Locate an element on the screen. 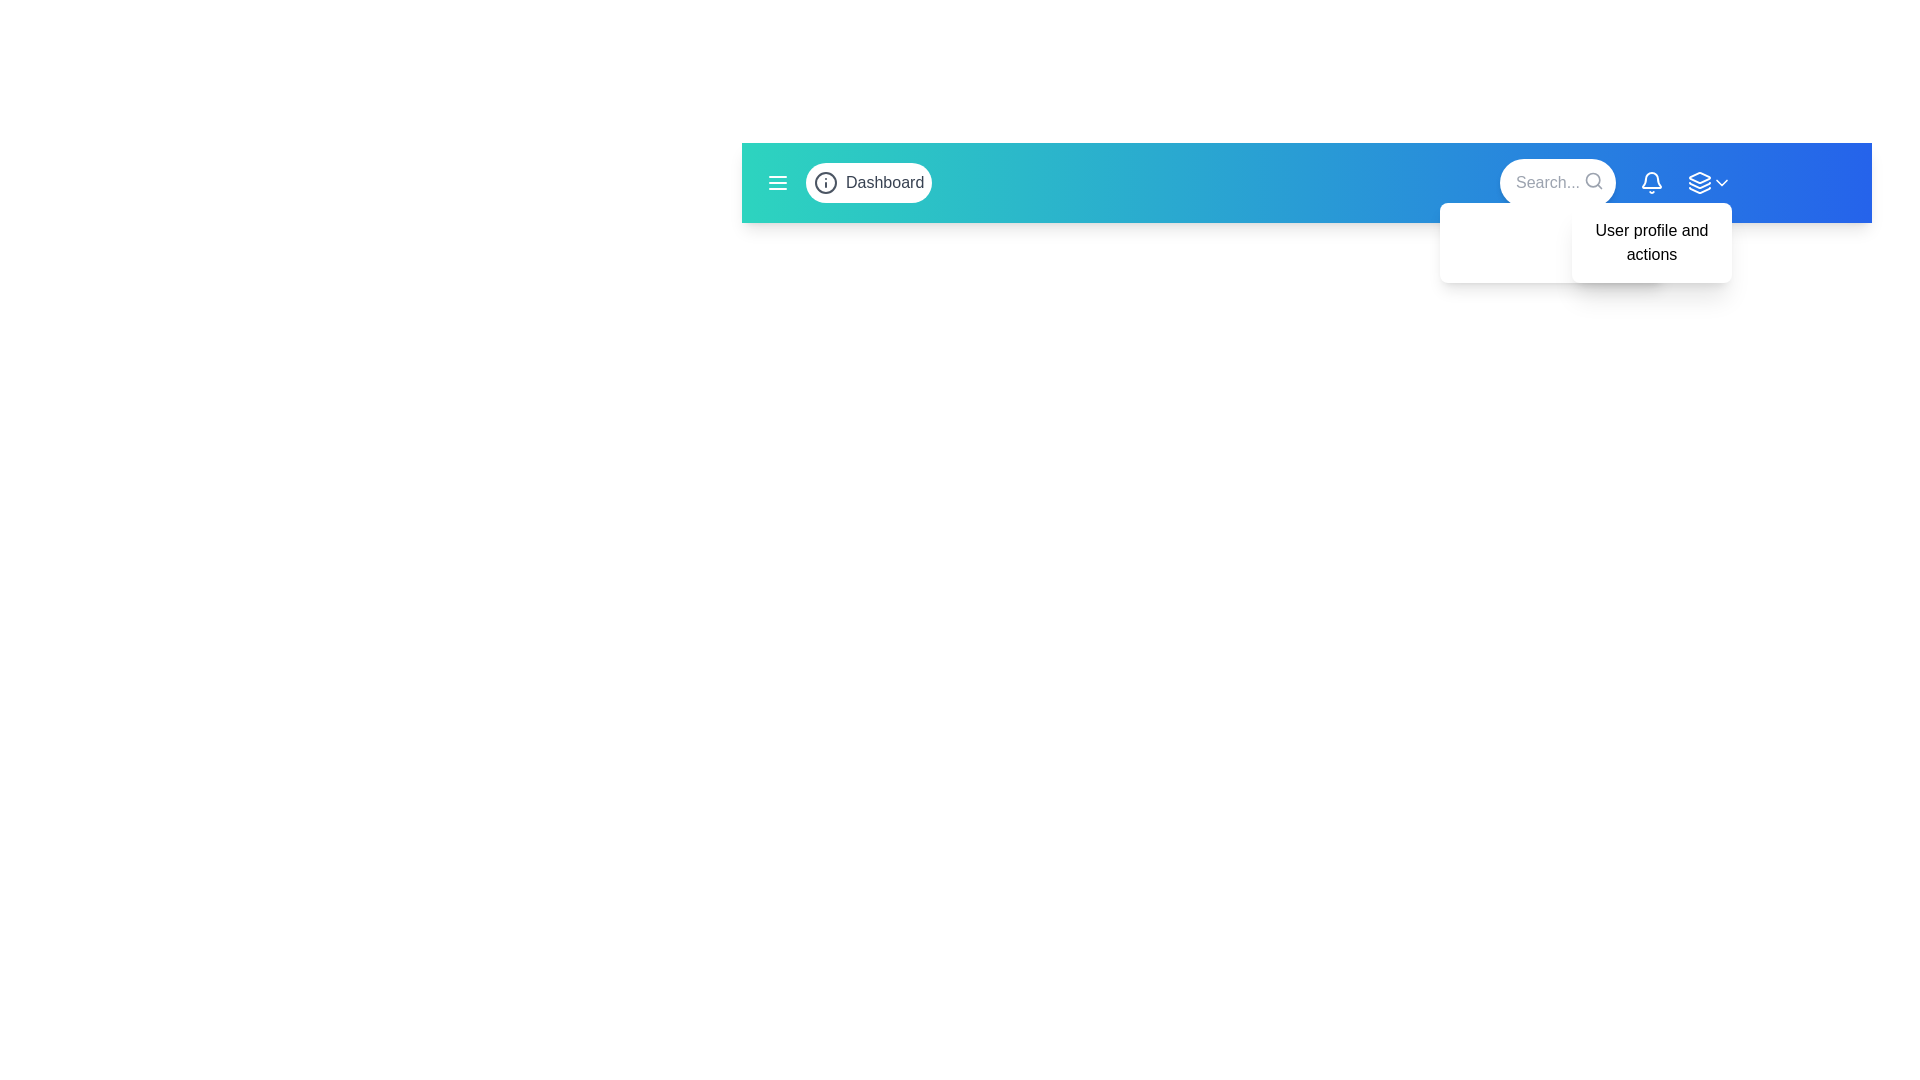 The width and height of the screenshot is (1920, 1080). the rounded white button labeled 'Dashboard' with a grey icon (stylized letter 'i') is located at coordinates (869, 182).